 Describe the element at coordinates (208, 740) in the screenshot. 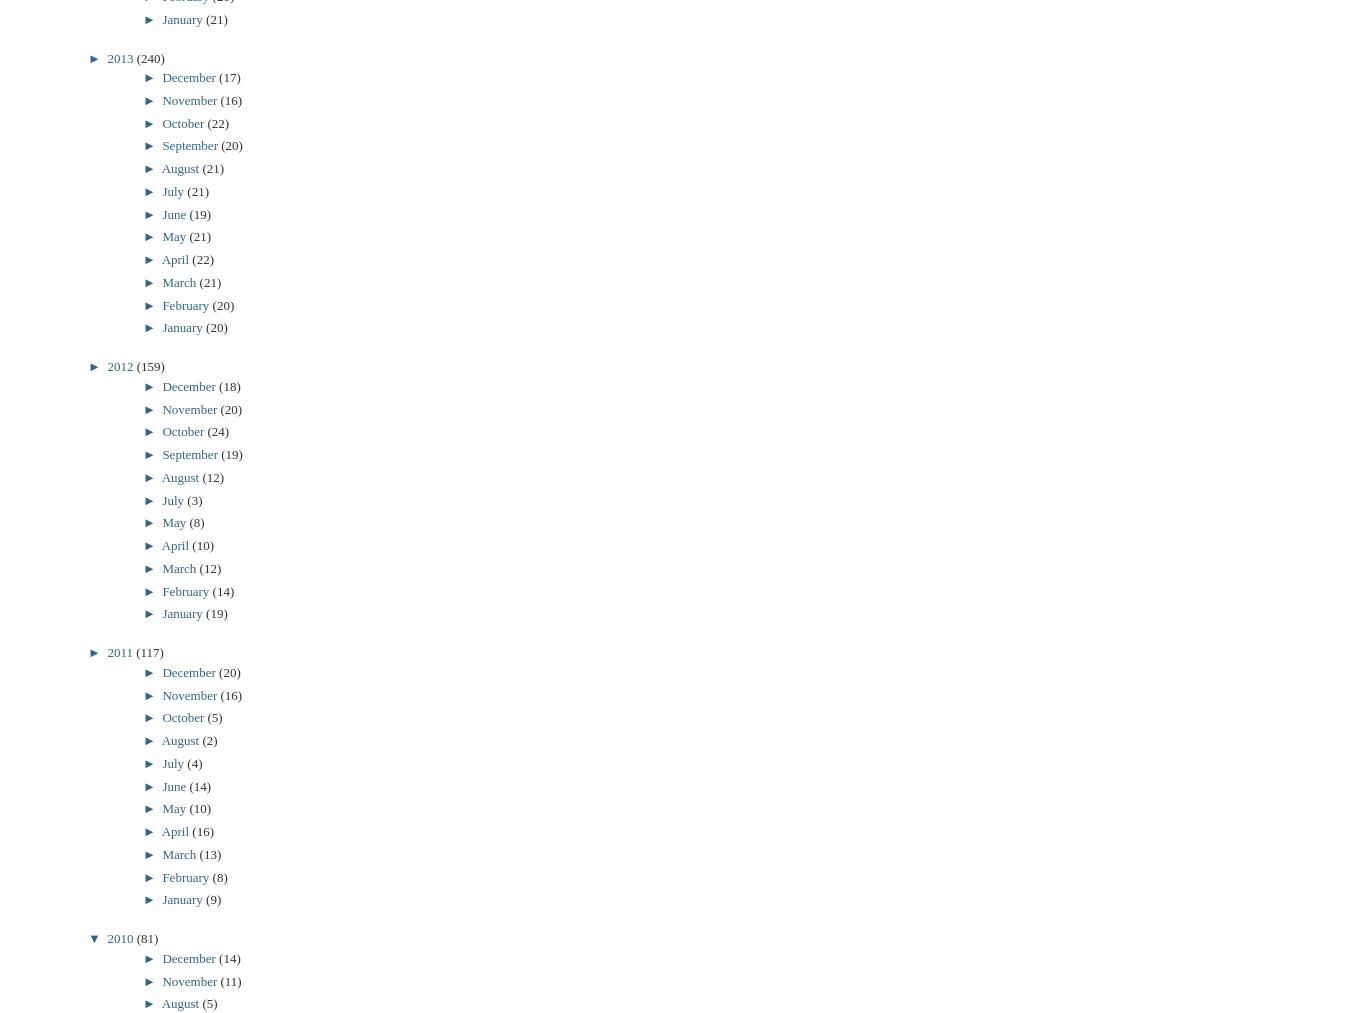

I see `'(2)'` at that location.